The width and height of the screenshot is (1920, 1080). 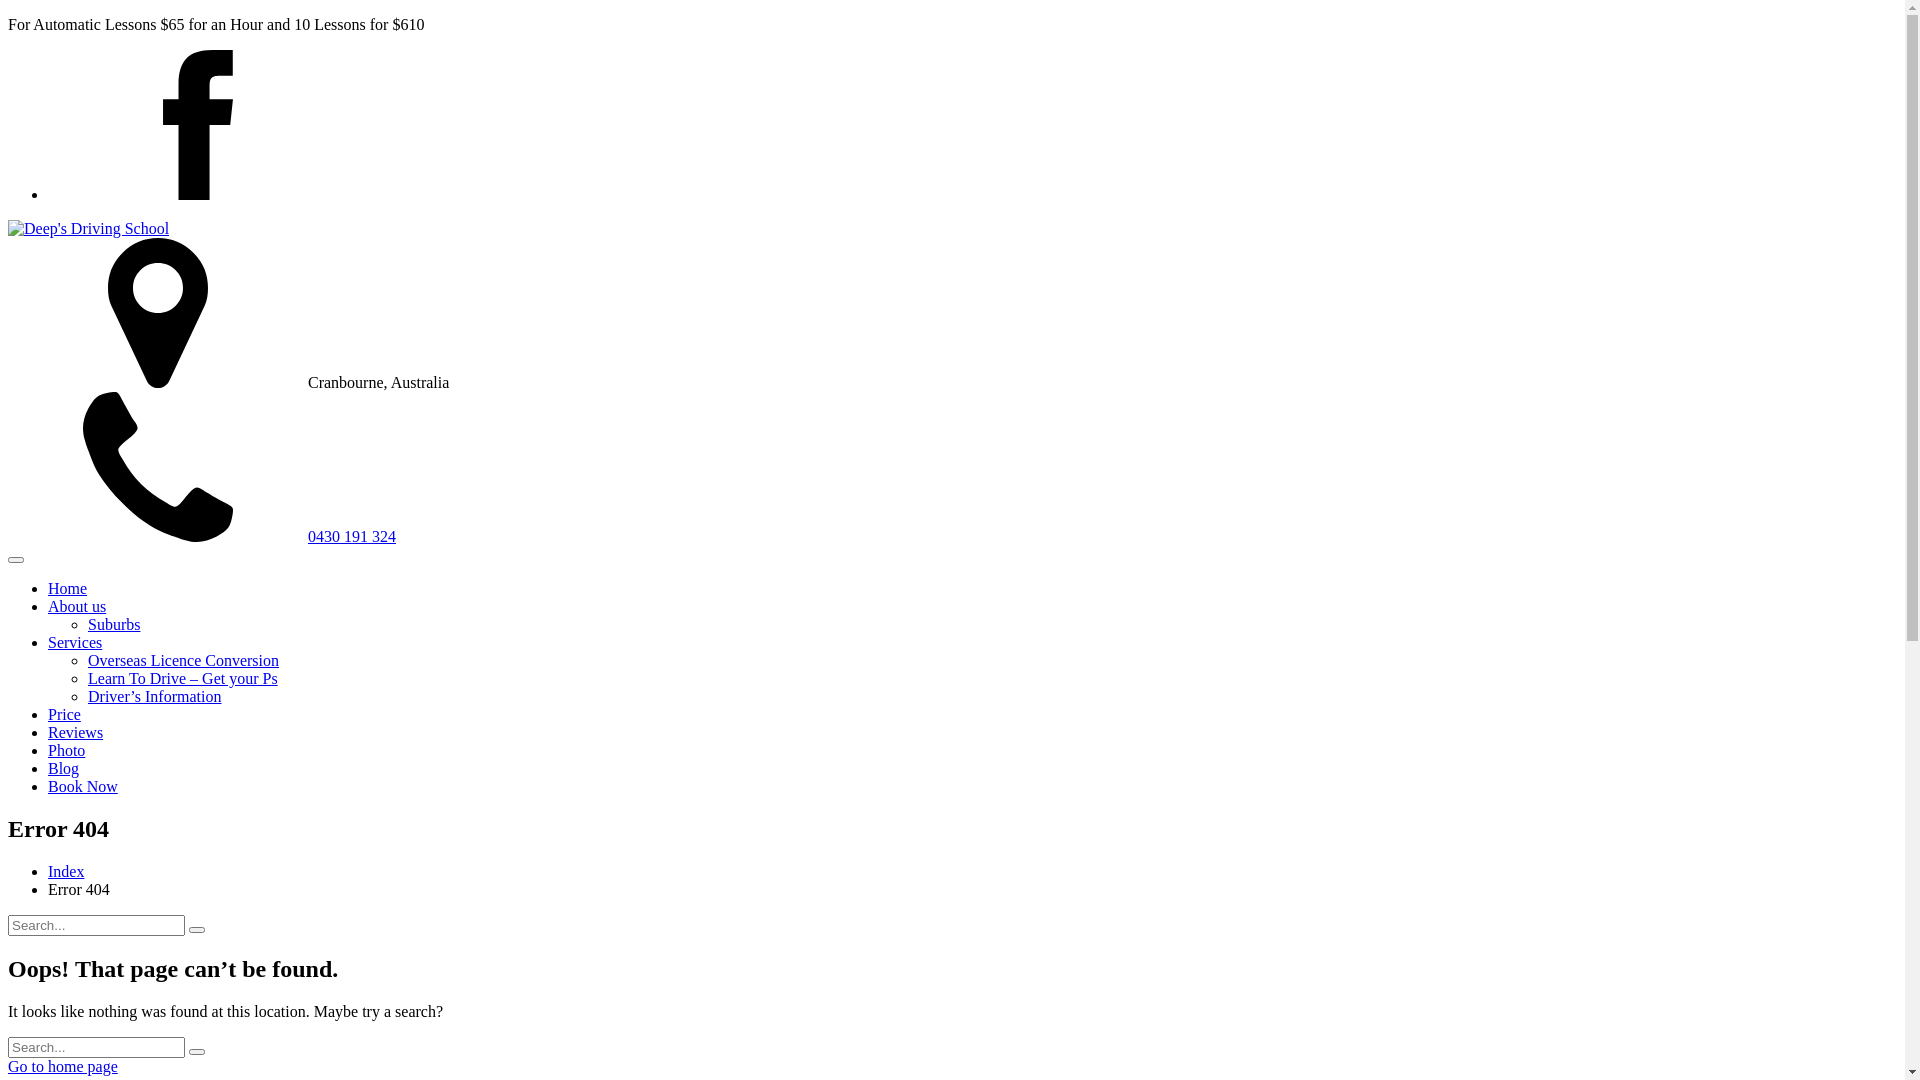 I want to click on 'About us', so click(x=76, y=605).